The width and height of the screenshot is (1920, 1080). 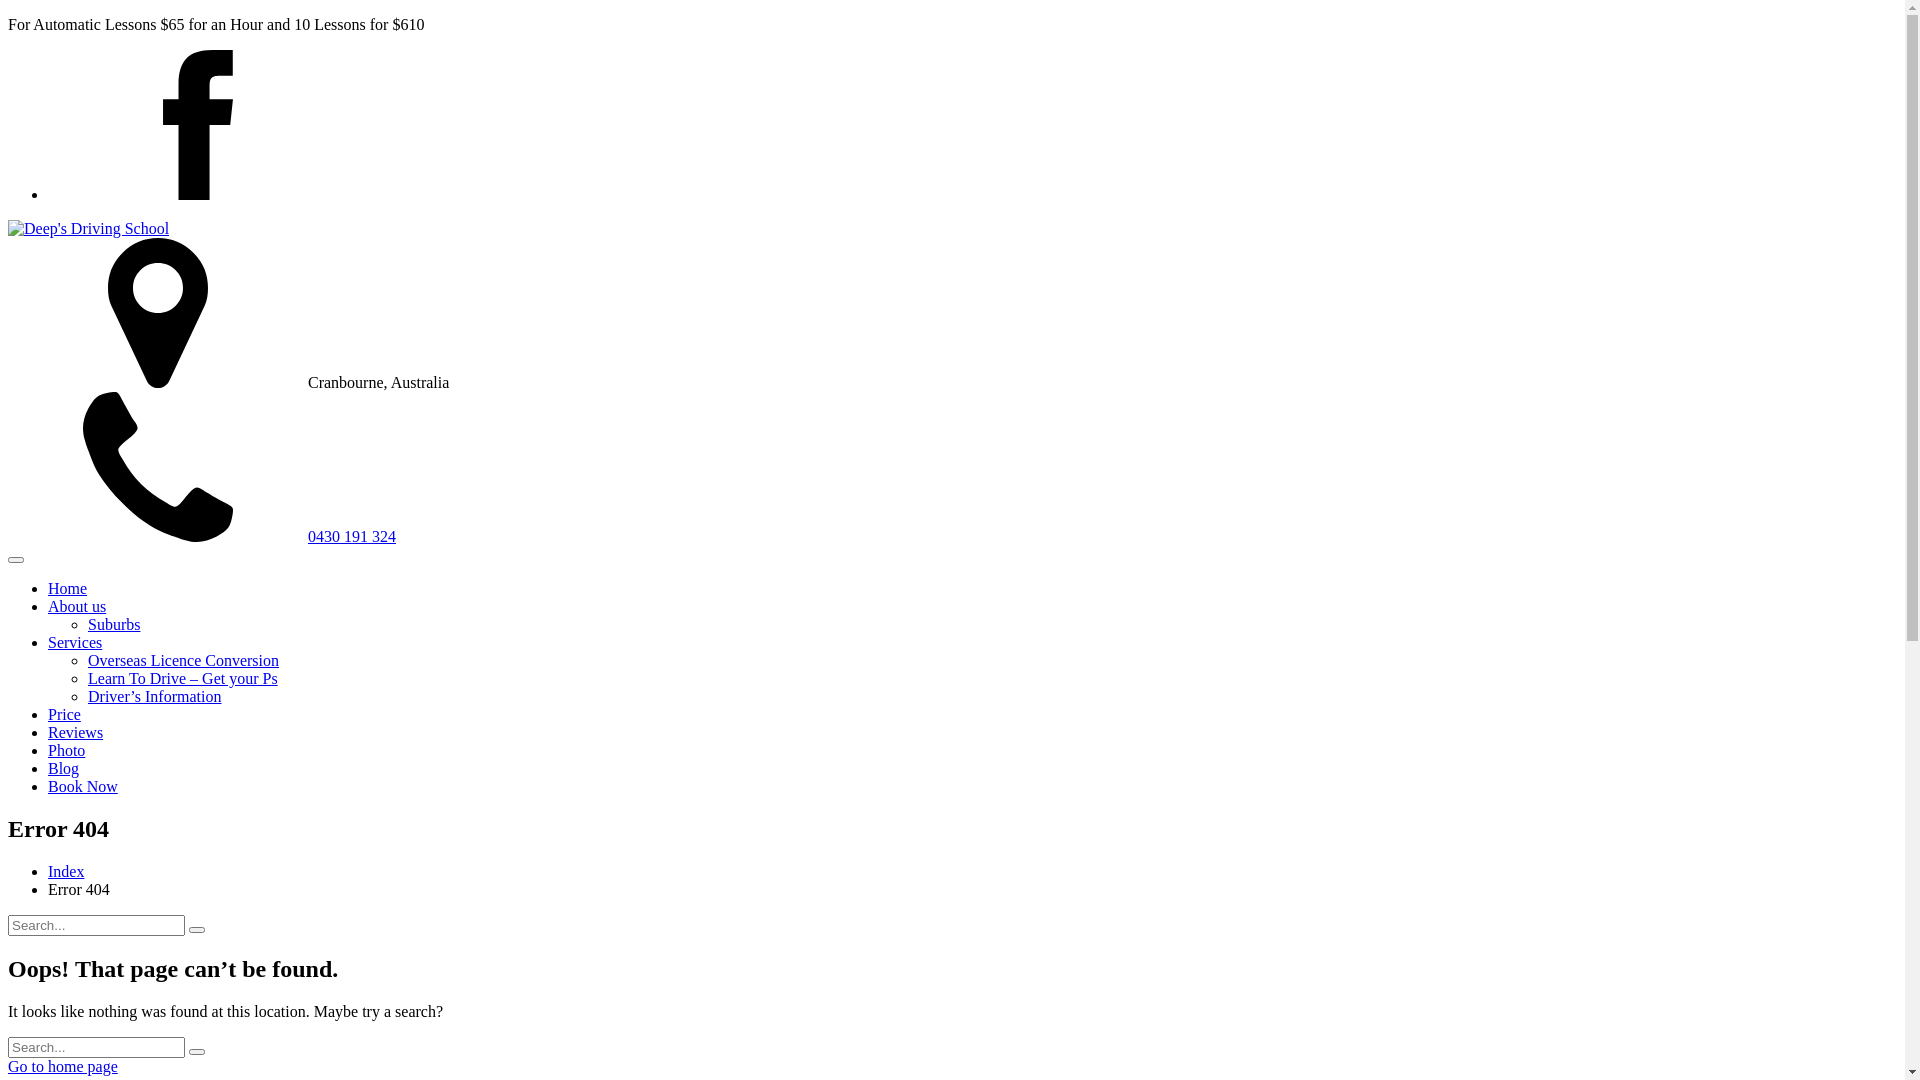 I want to click on 'About us', so click(x=76, y=605).